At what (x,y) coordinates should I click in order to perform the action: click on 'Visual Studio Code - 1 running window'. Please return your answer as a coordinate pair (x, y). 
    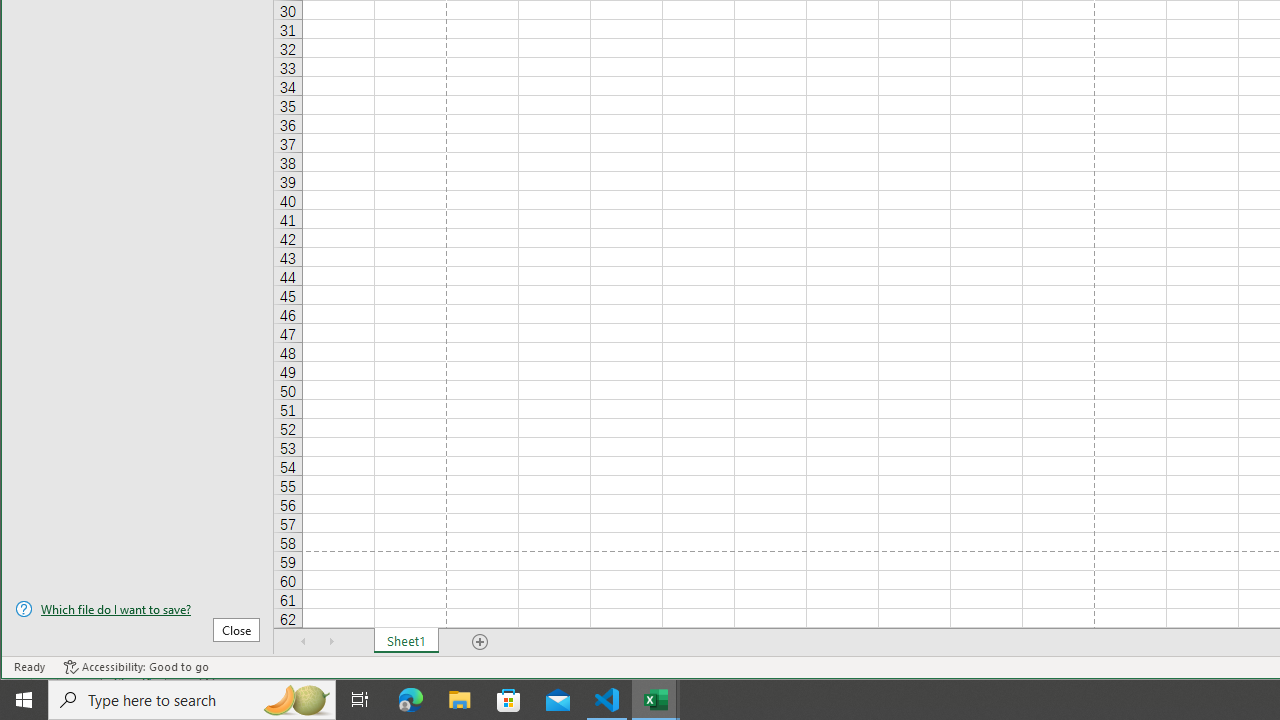
    Looking at the image, I should click on (606, 698).